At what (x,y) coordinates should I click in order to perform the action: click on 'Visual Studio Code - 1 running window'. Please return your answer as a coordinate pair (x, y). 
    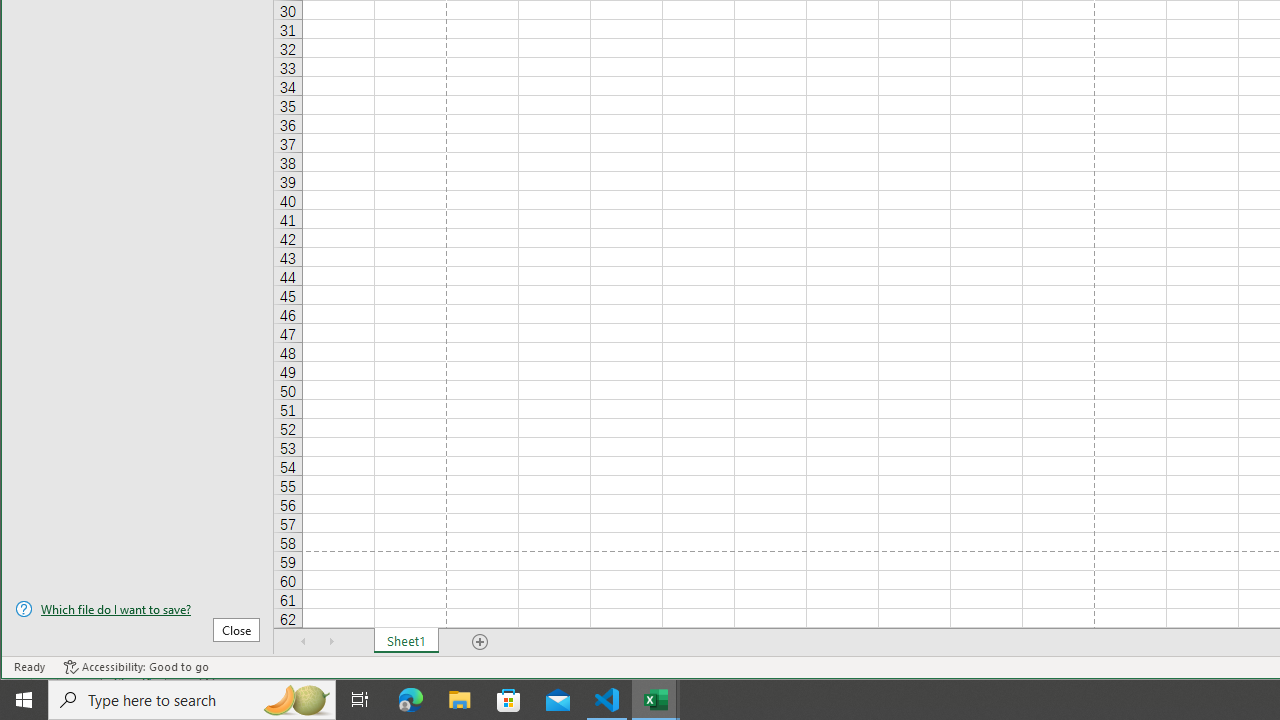
    Looking at the image, I should click on (606, 698).